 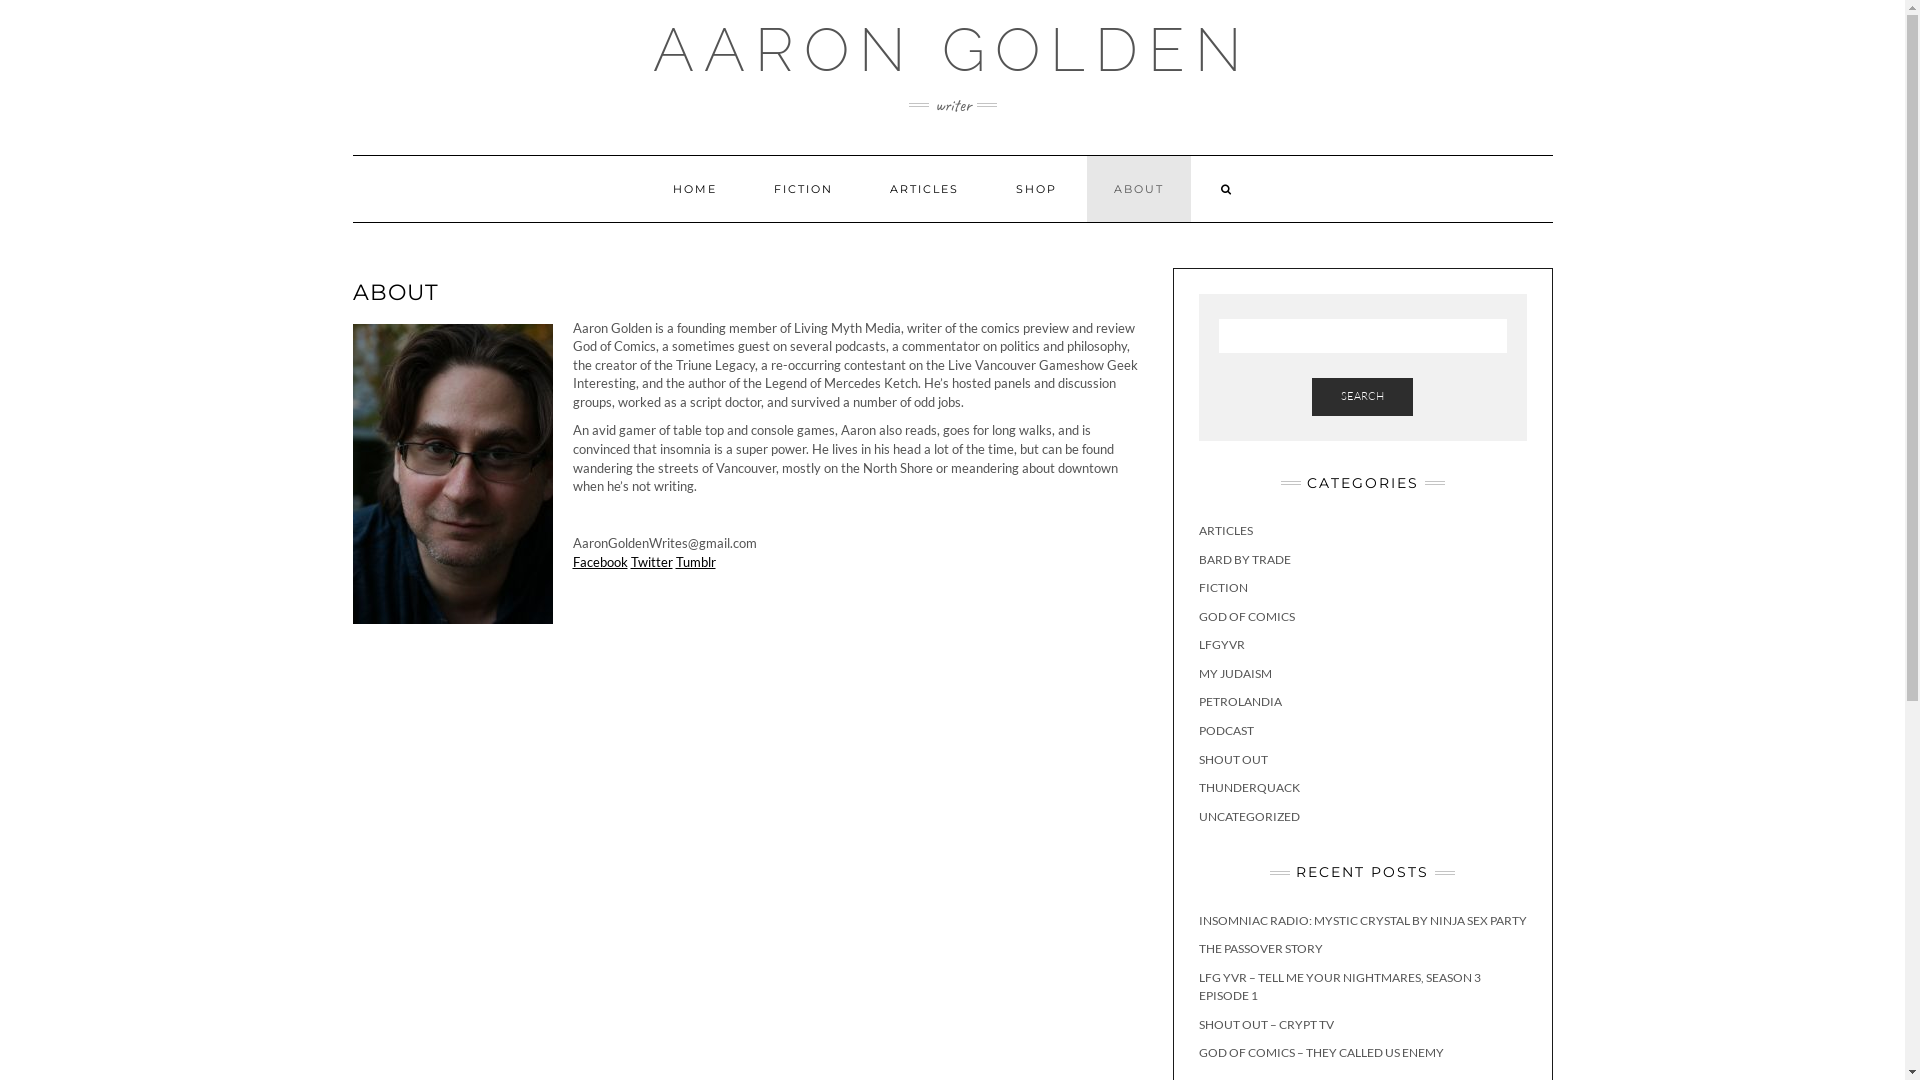 What do you see at coordinates (1247, 786) in the screenshot?
I see `'THUNDERQUACK'` at bounding box center [1247, 786].